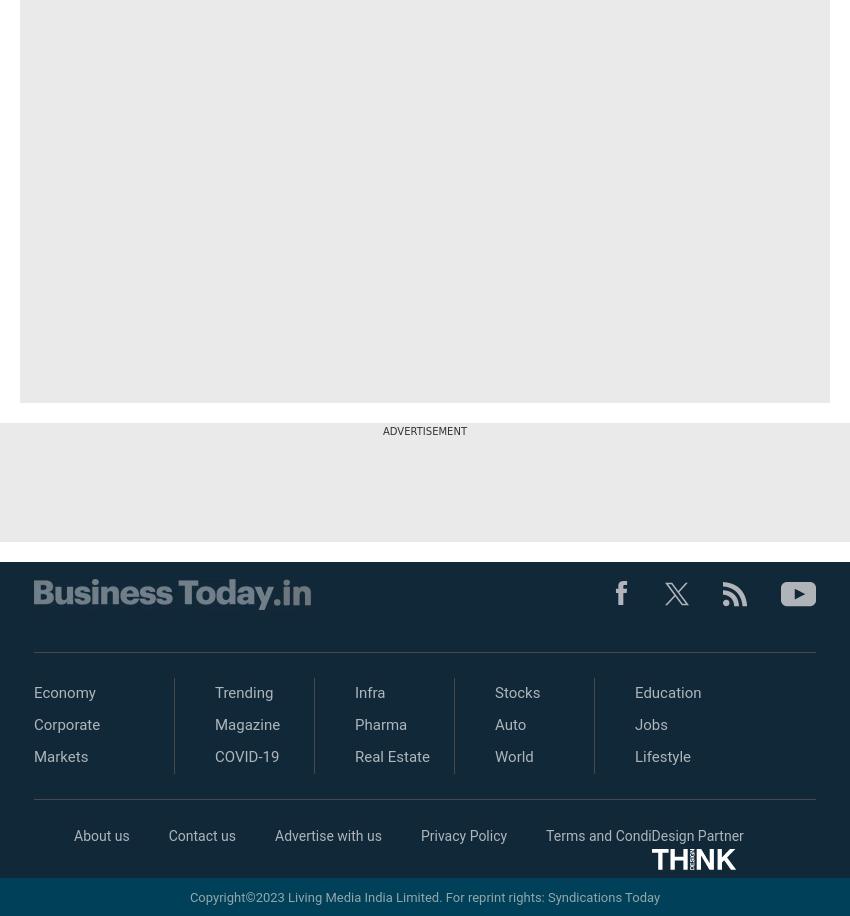 Image resolution: width=850 pixels, height=916 pixels. Describe the element at coordinates (462, 836) in the screenshot. I see `'Privacy Policy'` at that location.